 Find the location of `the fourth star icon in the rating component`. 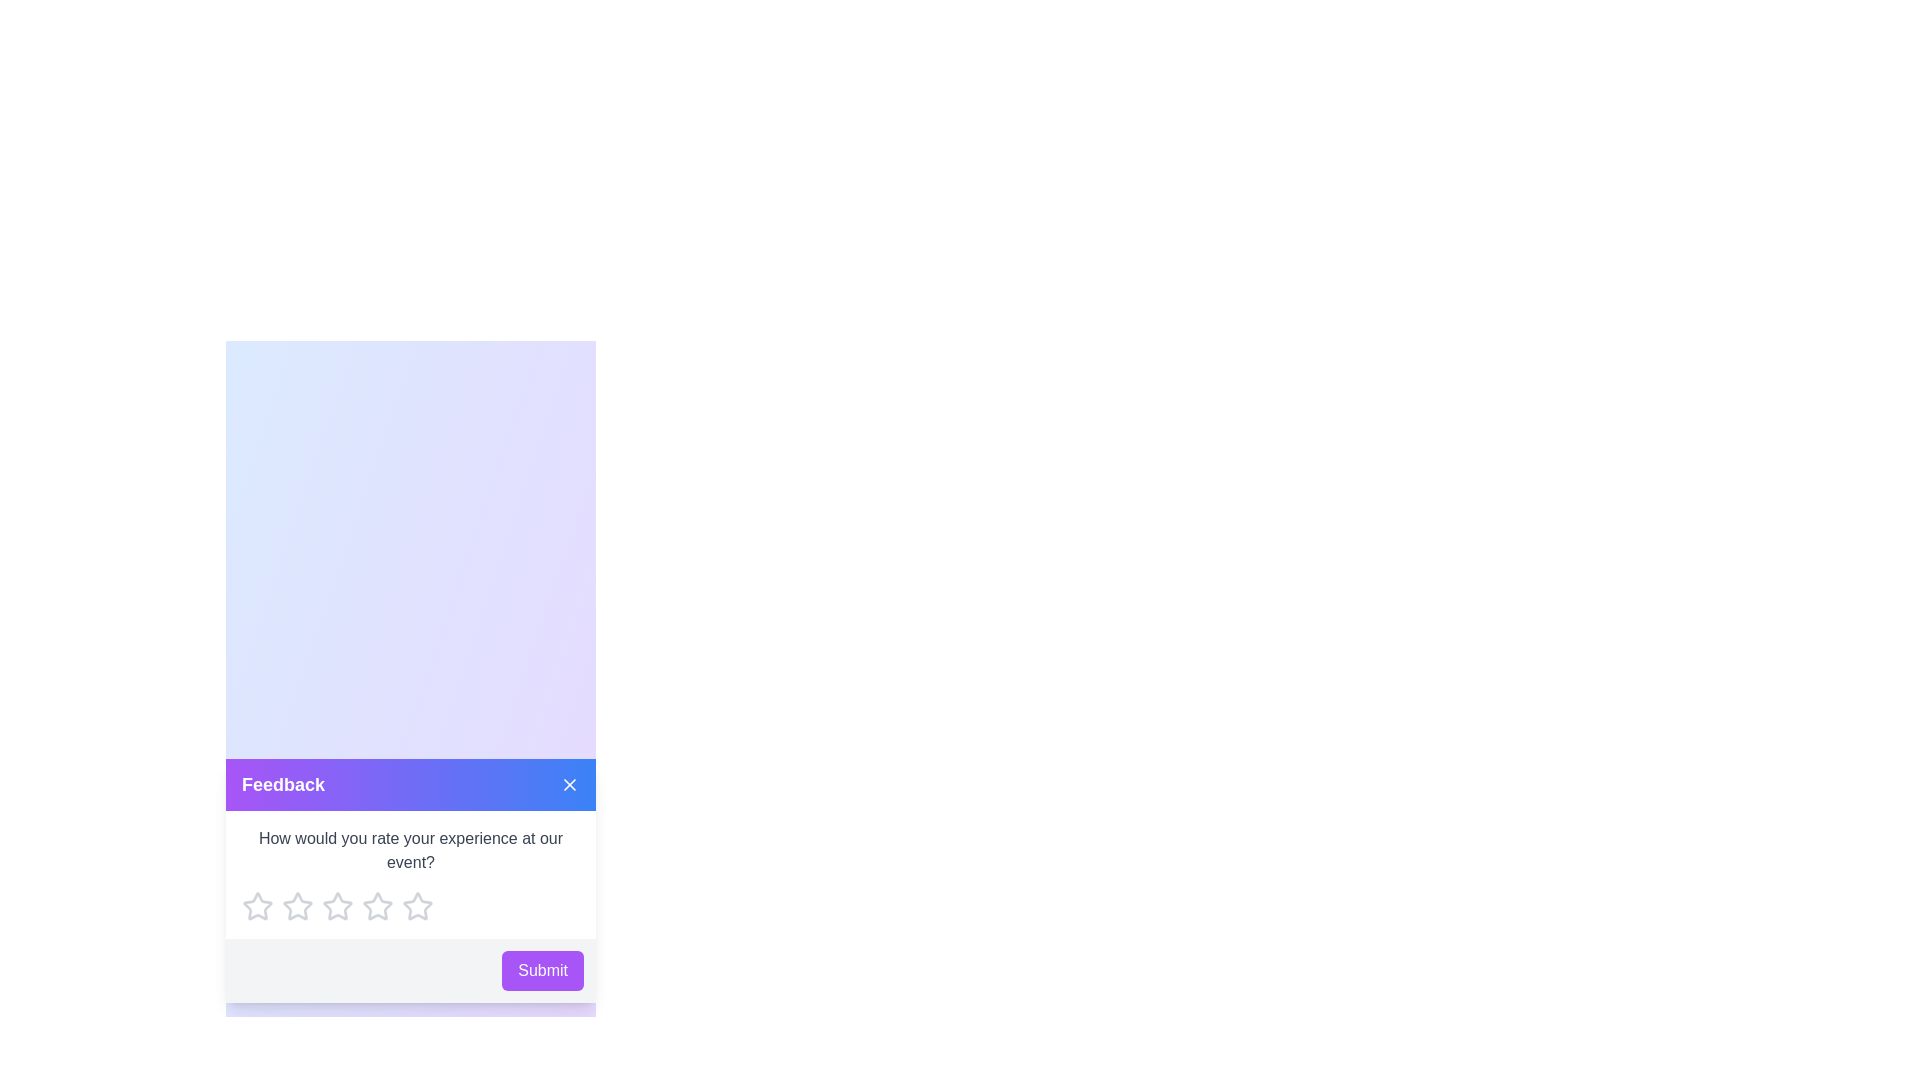

the fourth star icon in the rating component is located at coordinates (410, 906).